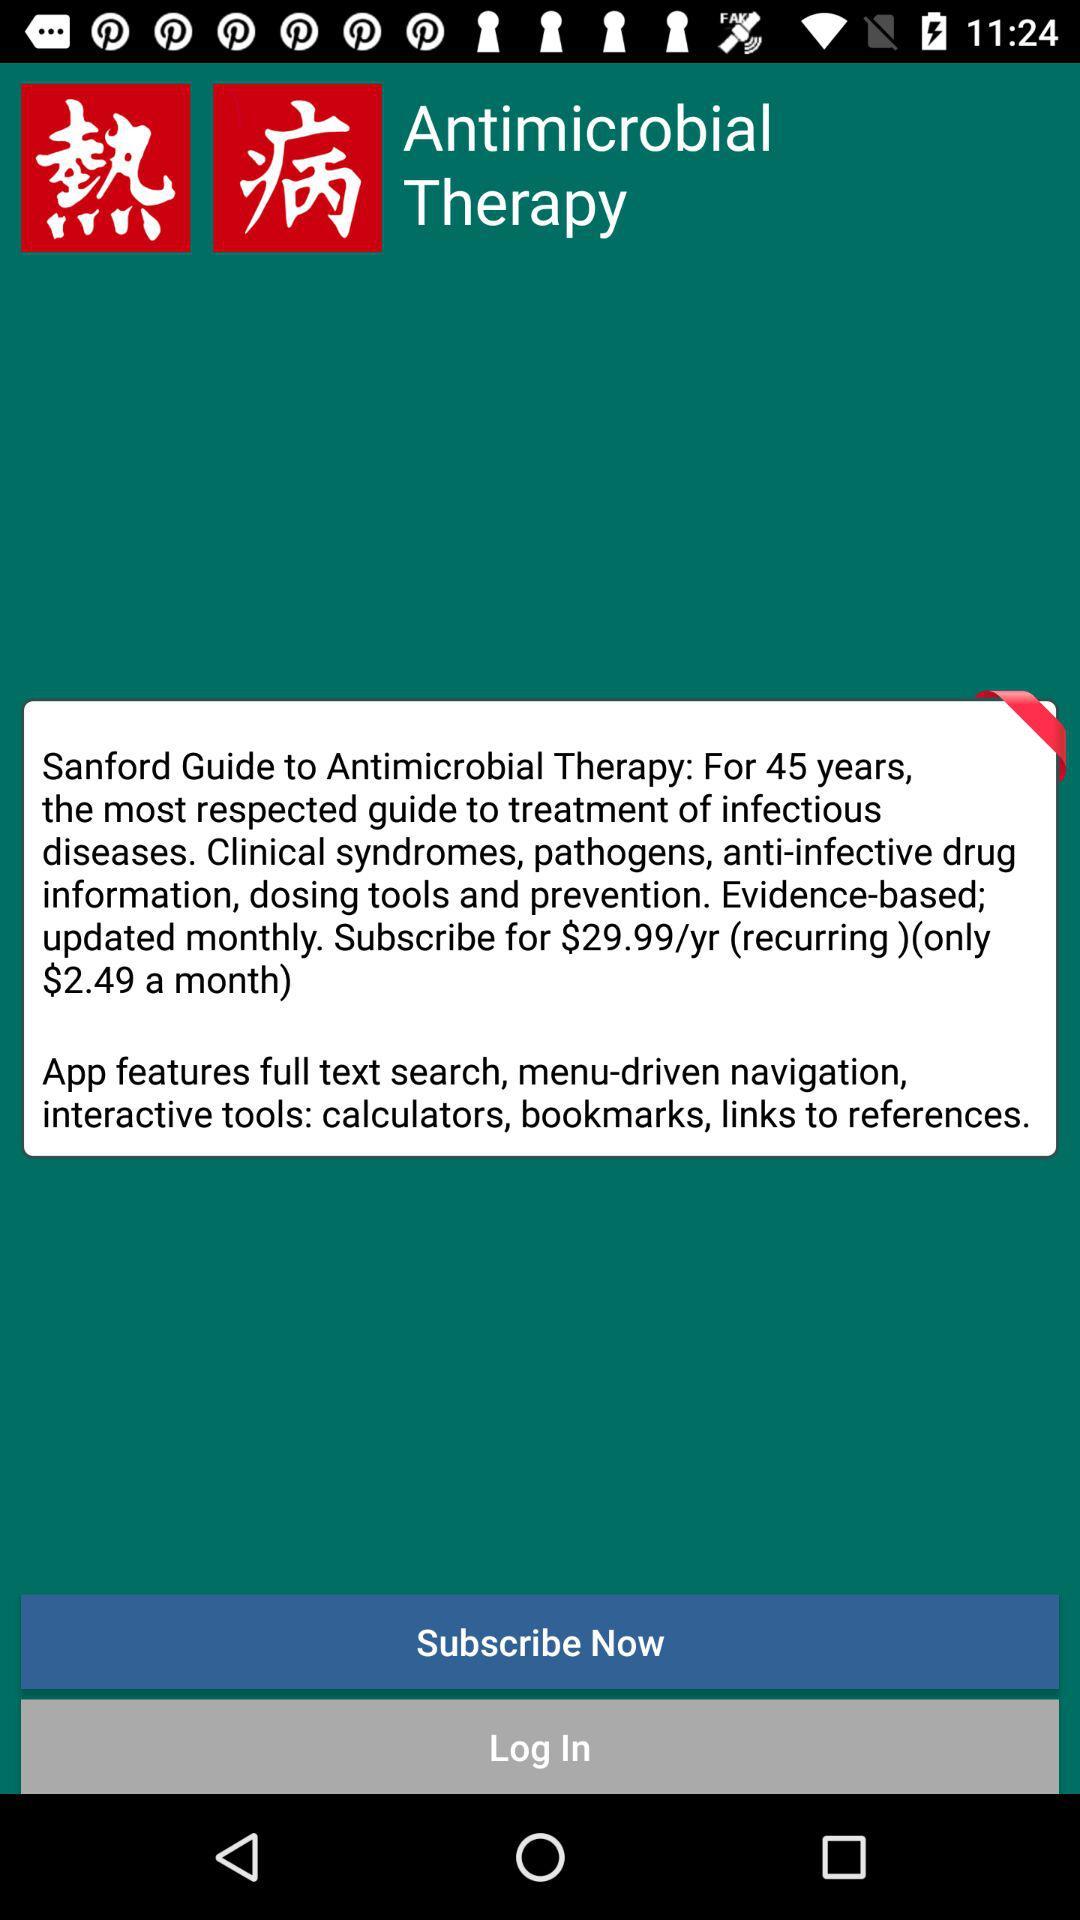 The height and width of the screenshot is (1920, 1080). What do you see at coordinates (540, 1641) in the screenshot?
I see `the subscribe now icon` at bounding box center [540, 1641].